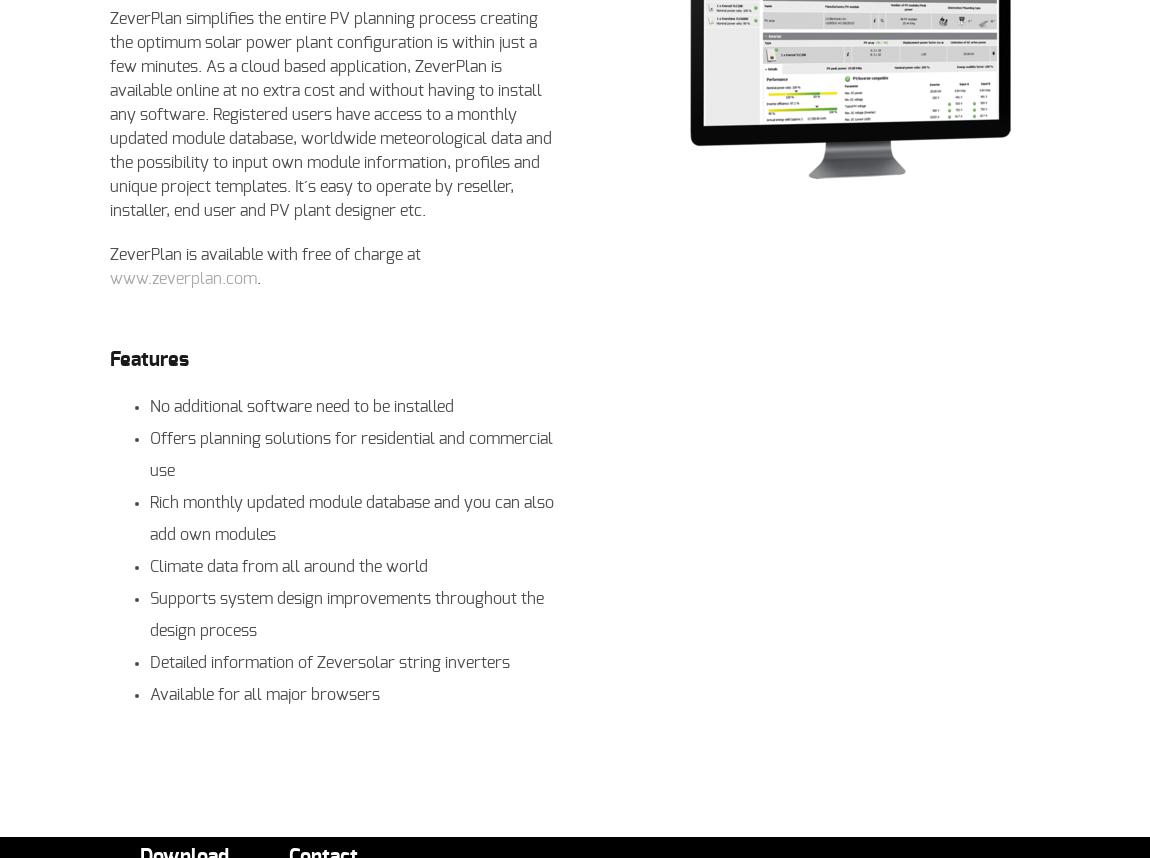 The image size is (1150, 858). I want to click on 'ZeverPlan simplifies the entire PV planning process creating the optimum solar power plant configuration is within just a few minutes. As a cloud based application, ZeverPlan is available online at no extra cost and without having to install any software. Registered users have access to a monthly updated module database, worldwide meteorological data and the possibility to input own module information, profiles and unique project templates. It´s easy to operate by reseller, installer, end user and PV plant designer etc.', so click(330, 114).